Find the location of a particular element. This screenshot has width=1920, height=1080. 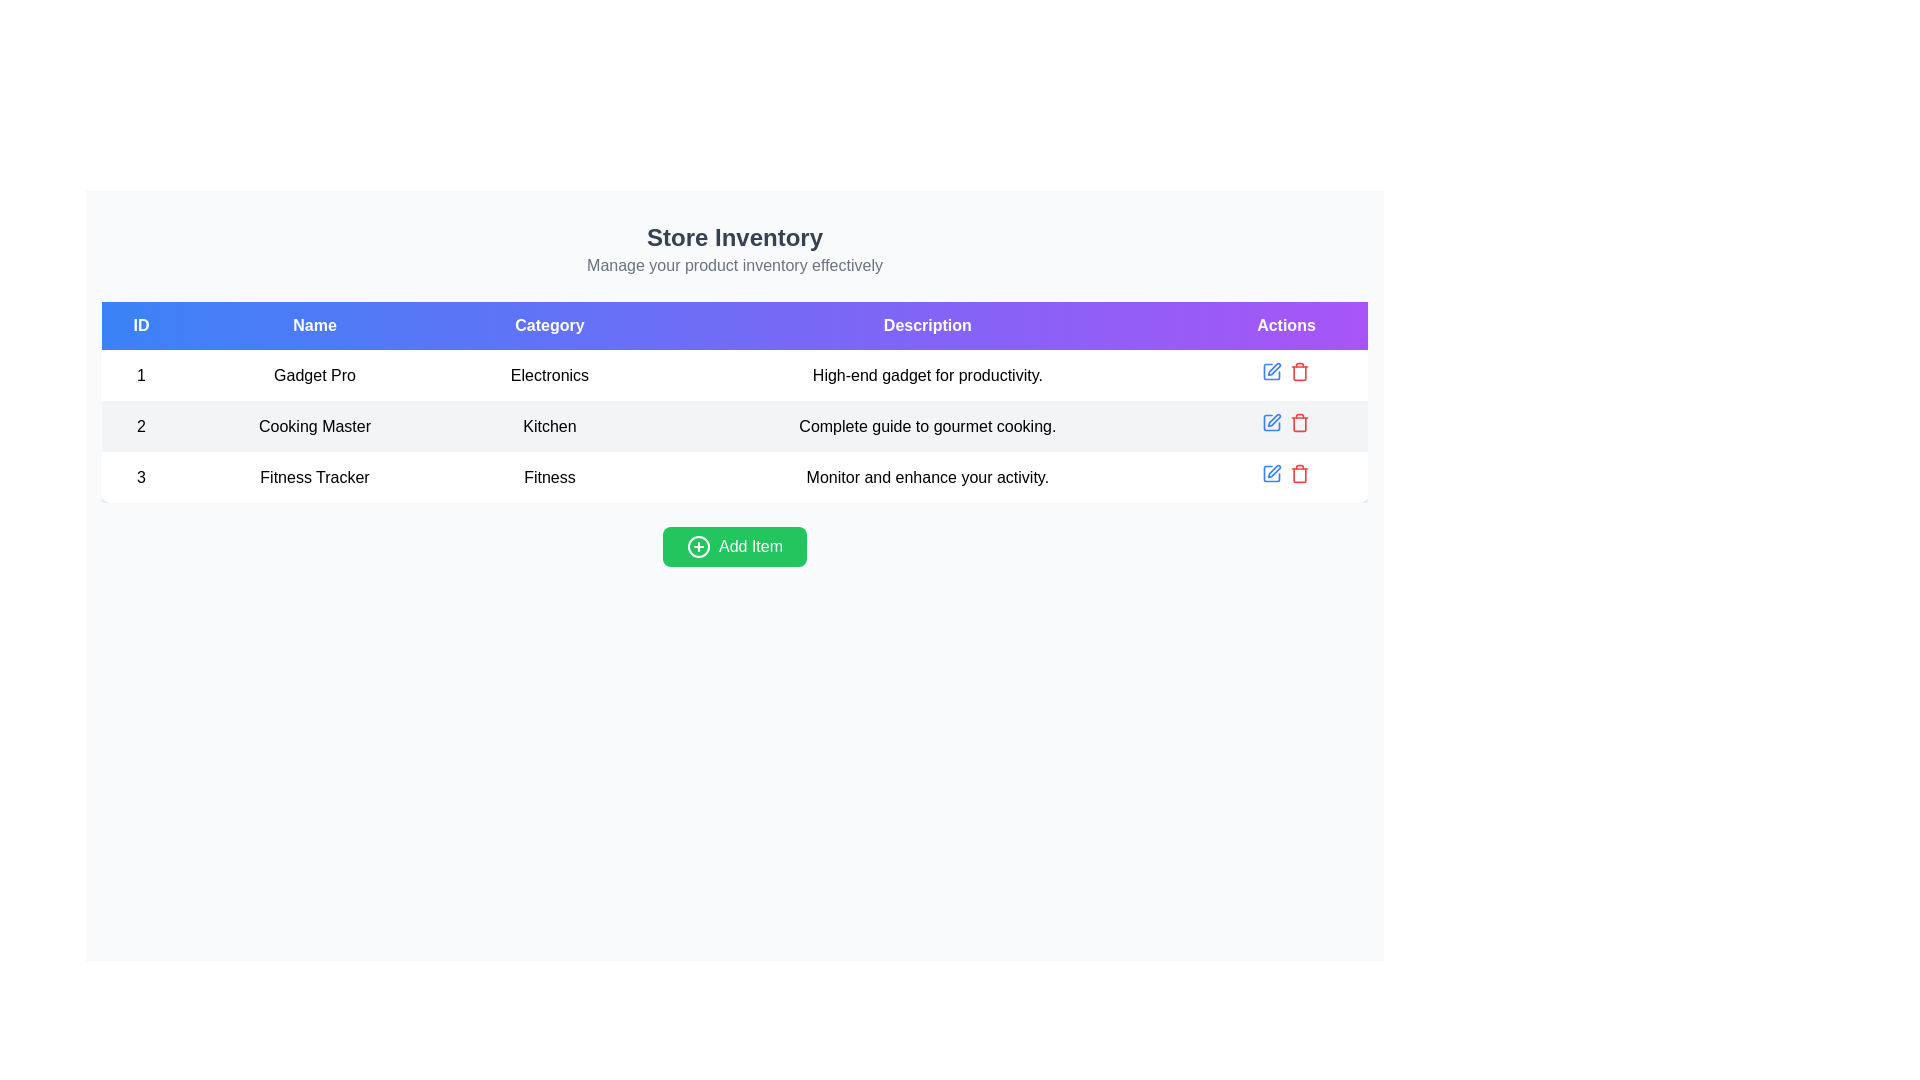

the 'Add New Item' button located directly below the inventory table is located at coordinates (733, 547).